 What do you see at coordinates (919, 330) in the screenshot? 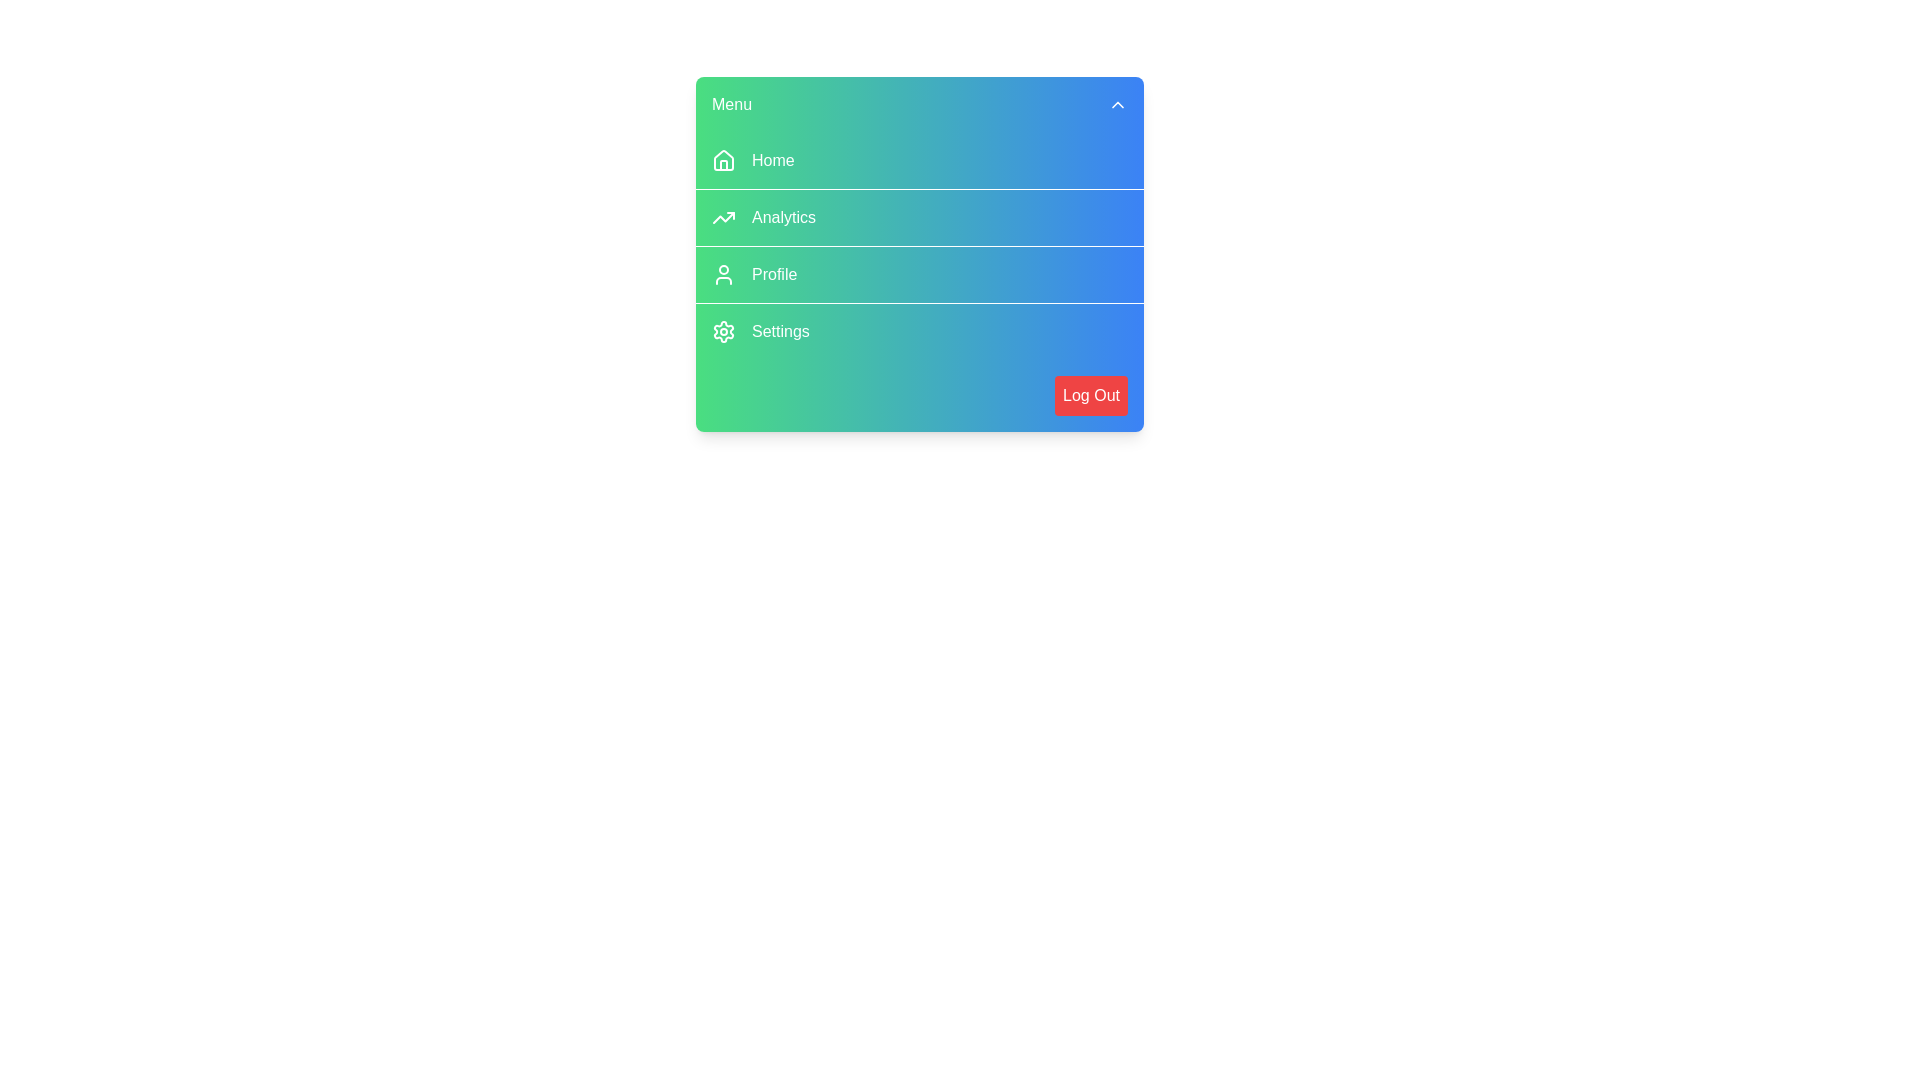
I see `the menu item Settings to navigate` at bounding box center [919, 330].